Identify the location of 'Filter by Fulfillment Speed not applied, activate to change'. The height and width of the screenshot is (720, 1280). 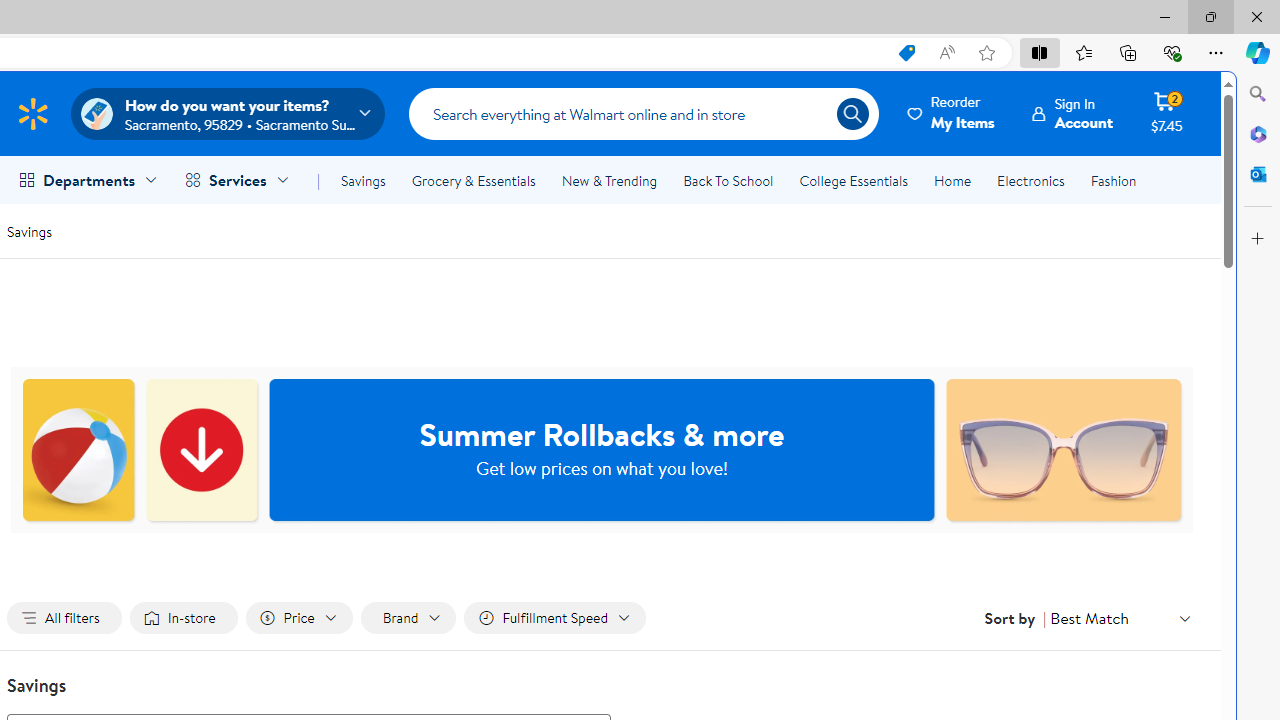
(554, 617).